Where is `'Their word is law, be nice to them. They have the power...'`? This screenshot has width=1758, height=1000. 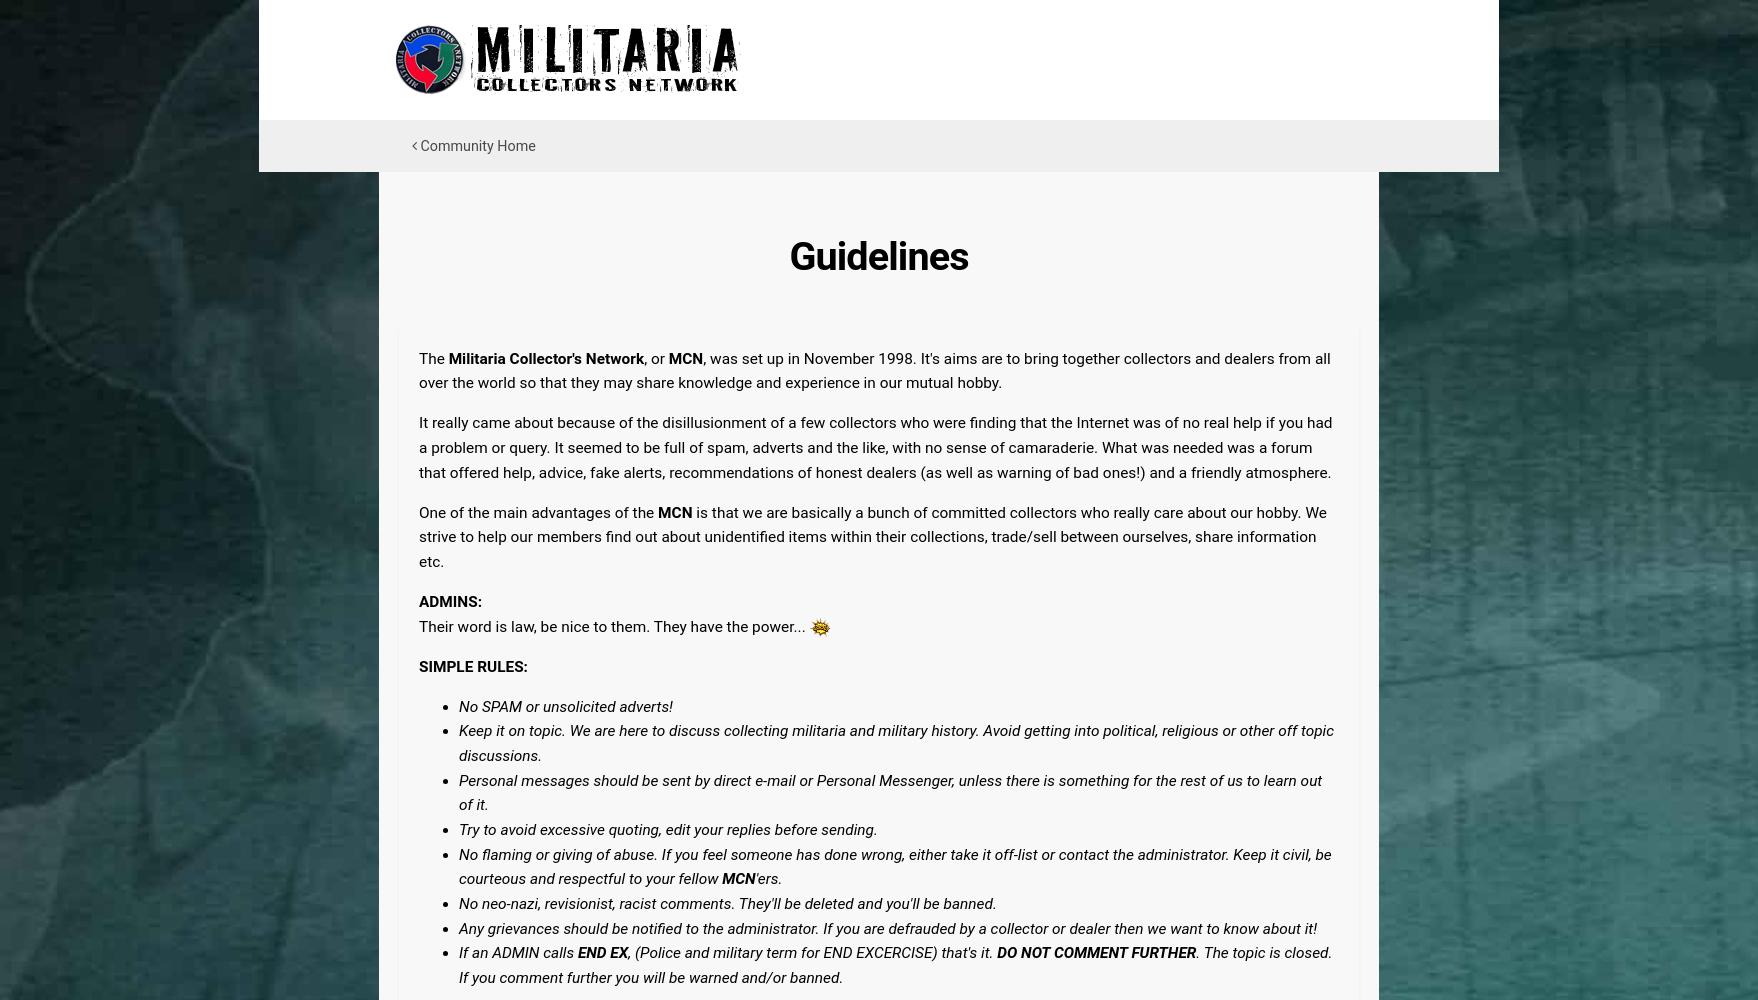
'Their word is law, be nice to them. They have the power...' is located at coordinates (614, 626).